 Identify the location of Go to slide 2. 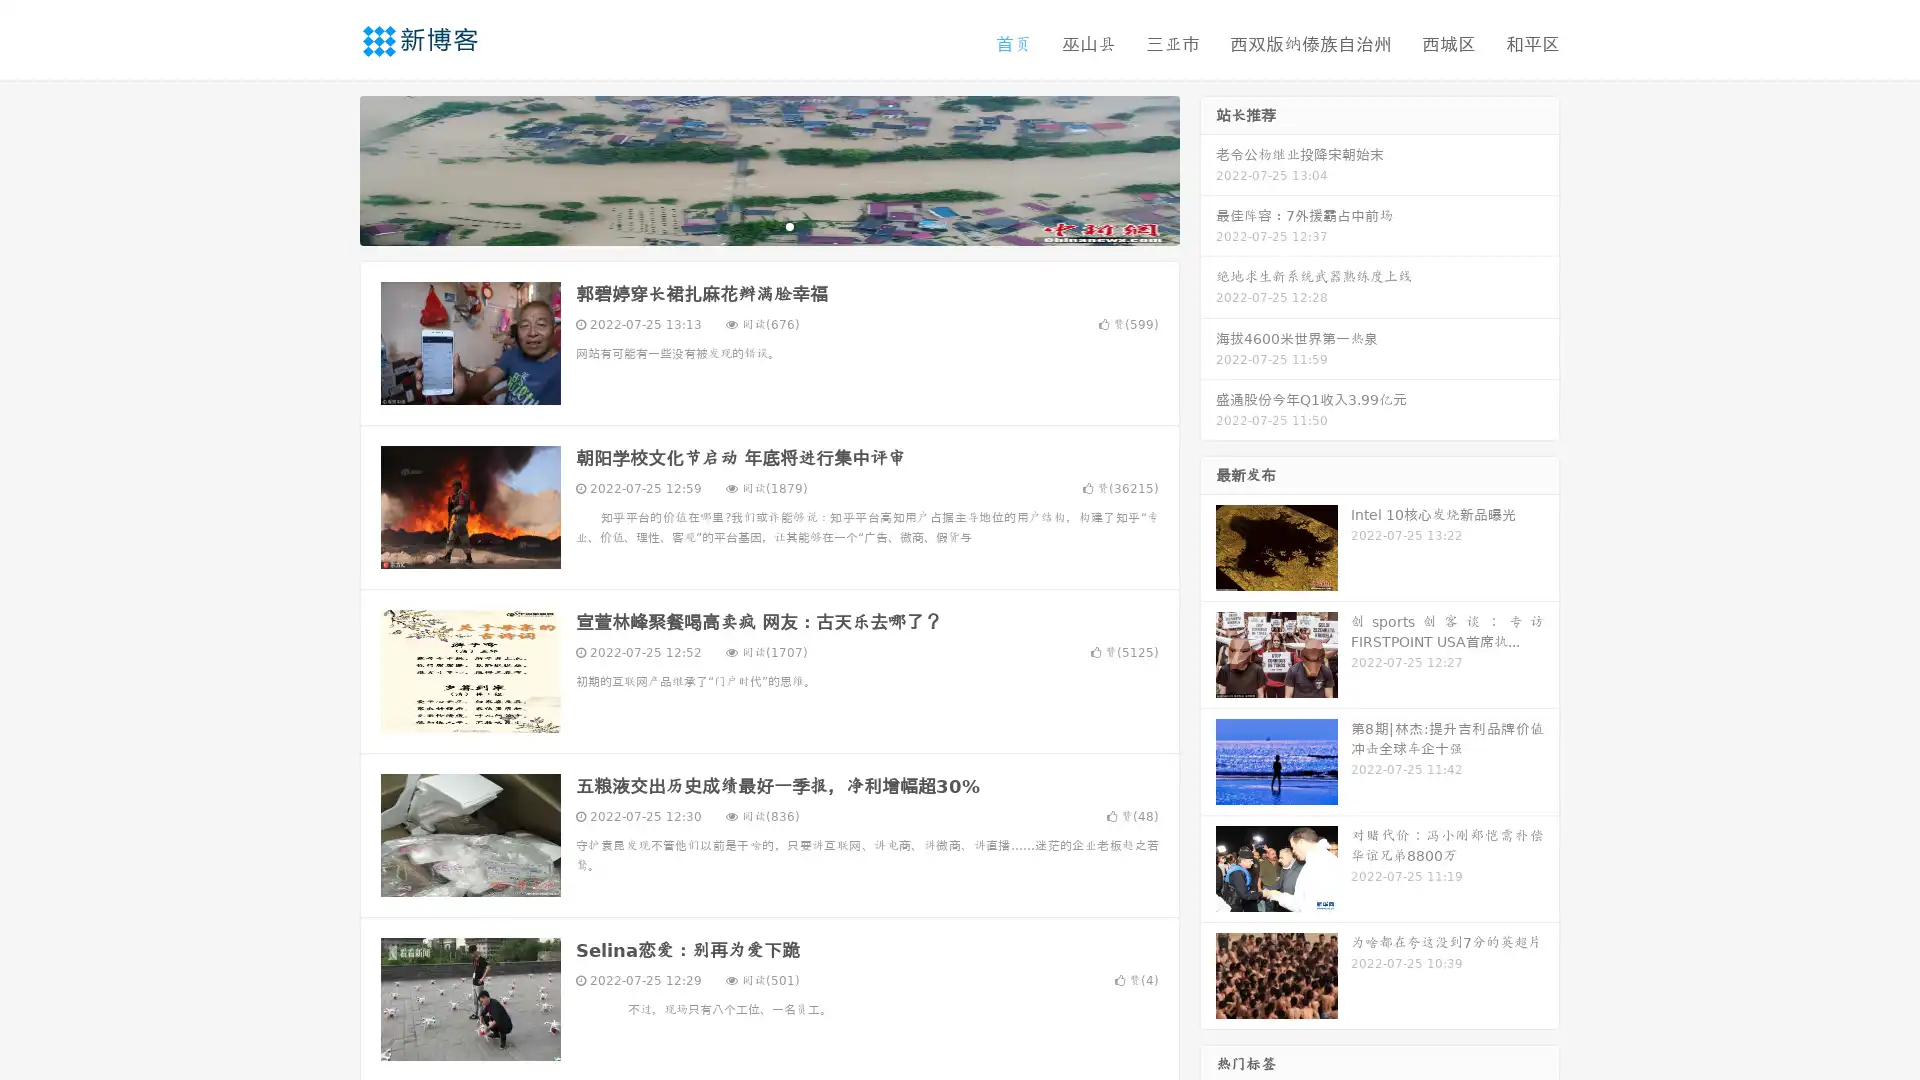
(768, 225).